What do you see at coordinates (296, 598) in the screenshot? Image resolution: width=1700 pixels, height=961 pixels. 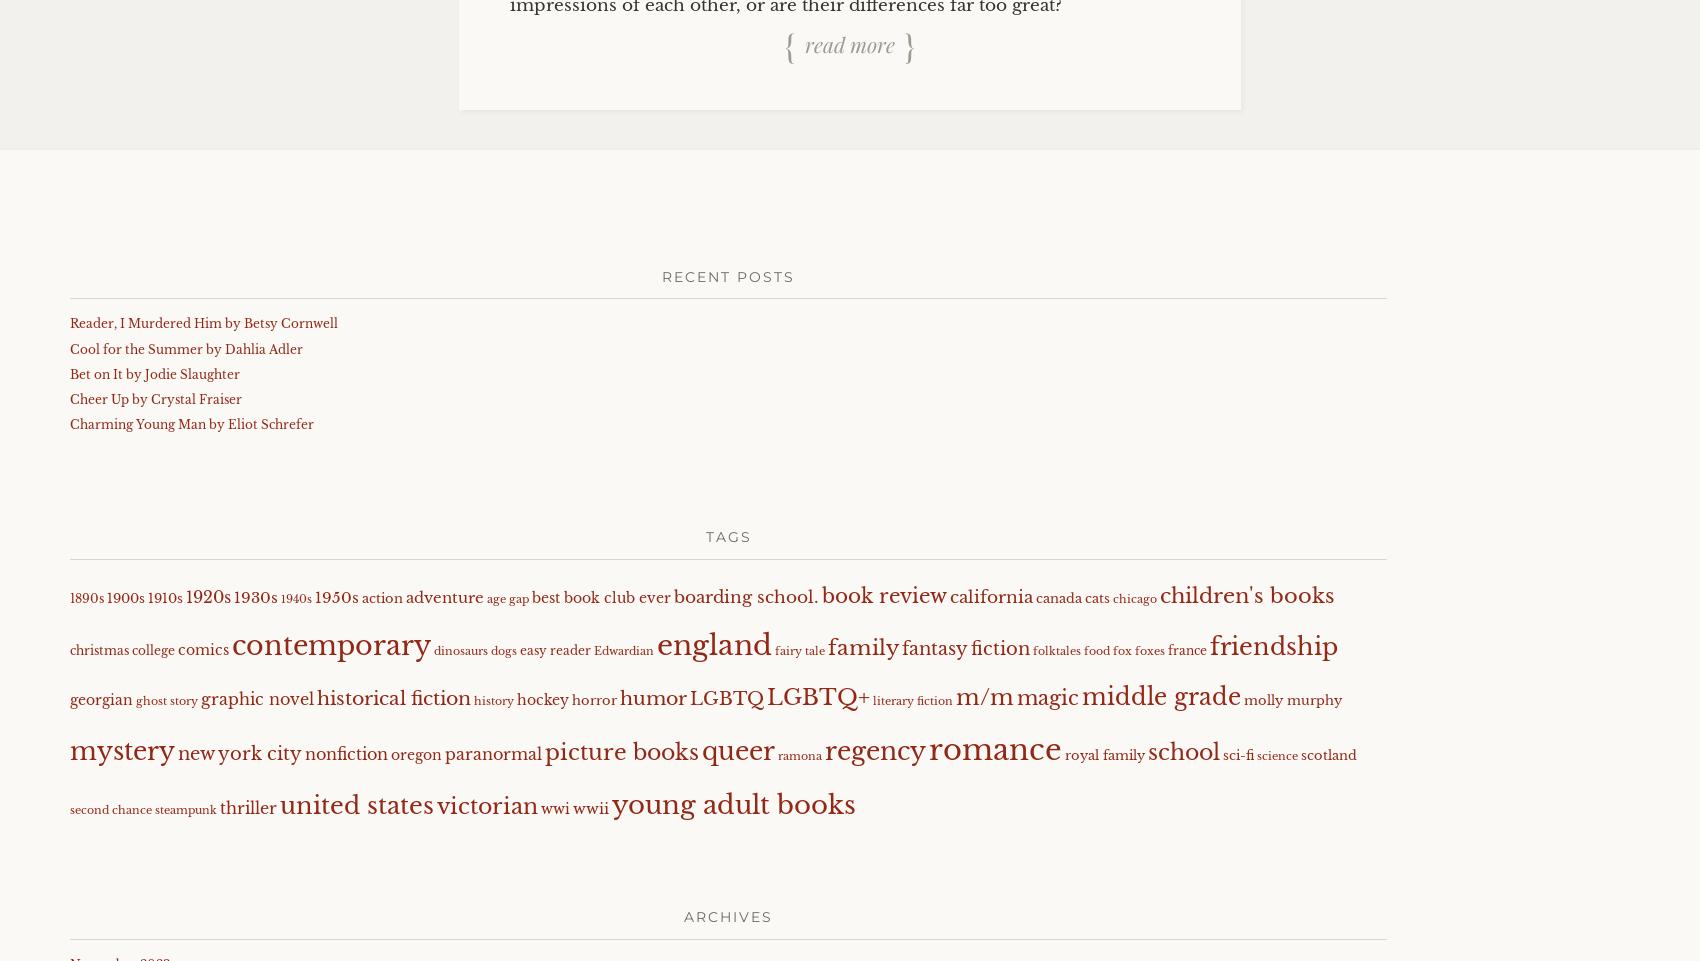 I see `'1940s'` at bounding box center [296, 598].